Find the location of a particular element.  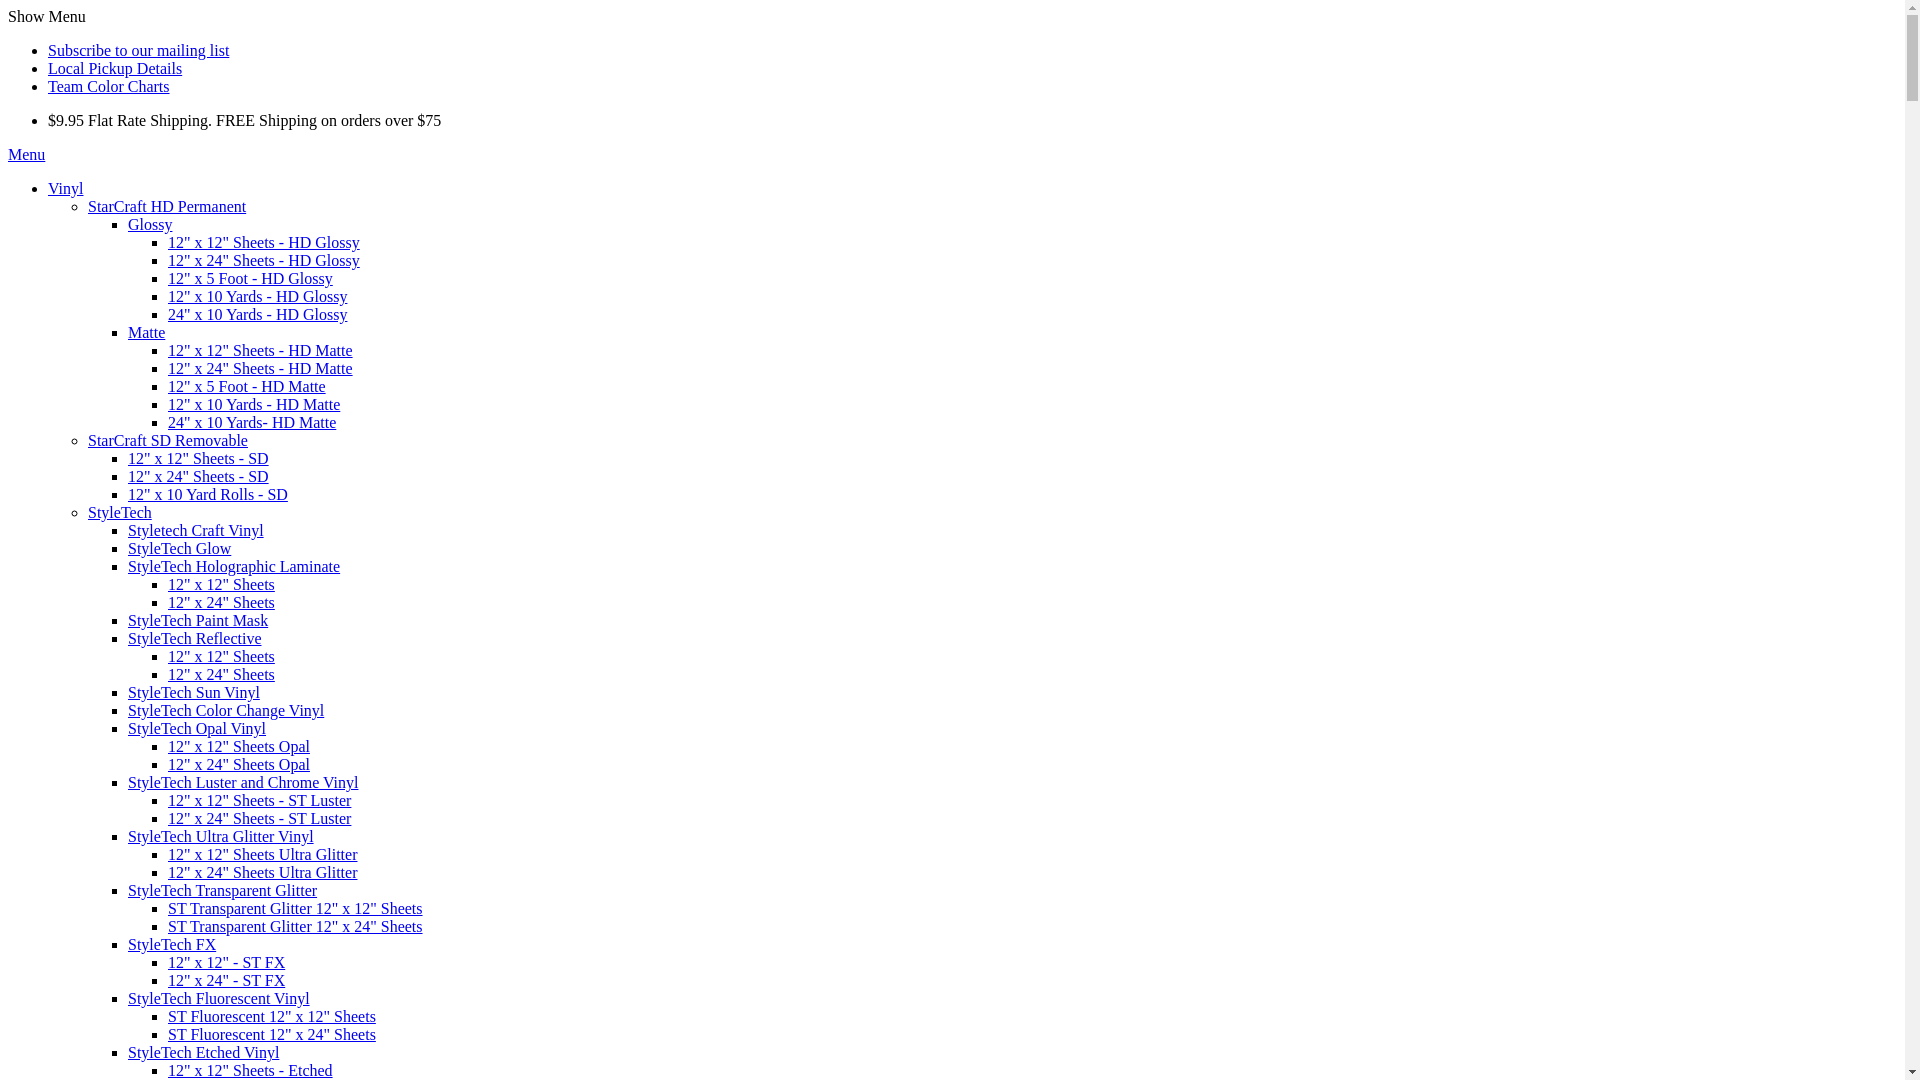

'12" x 24" Sheets Ultra Glitter' is located at coordinates (168, 871).